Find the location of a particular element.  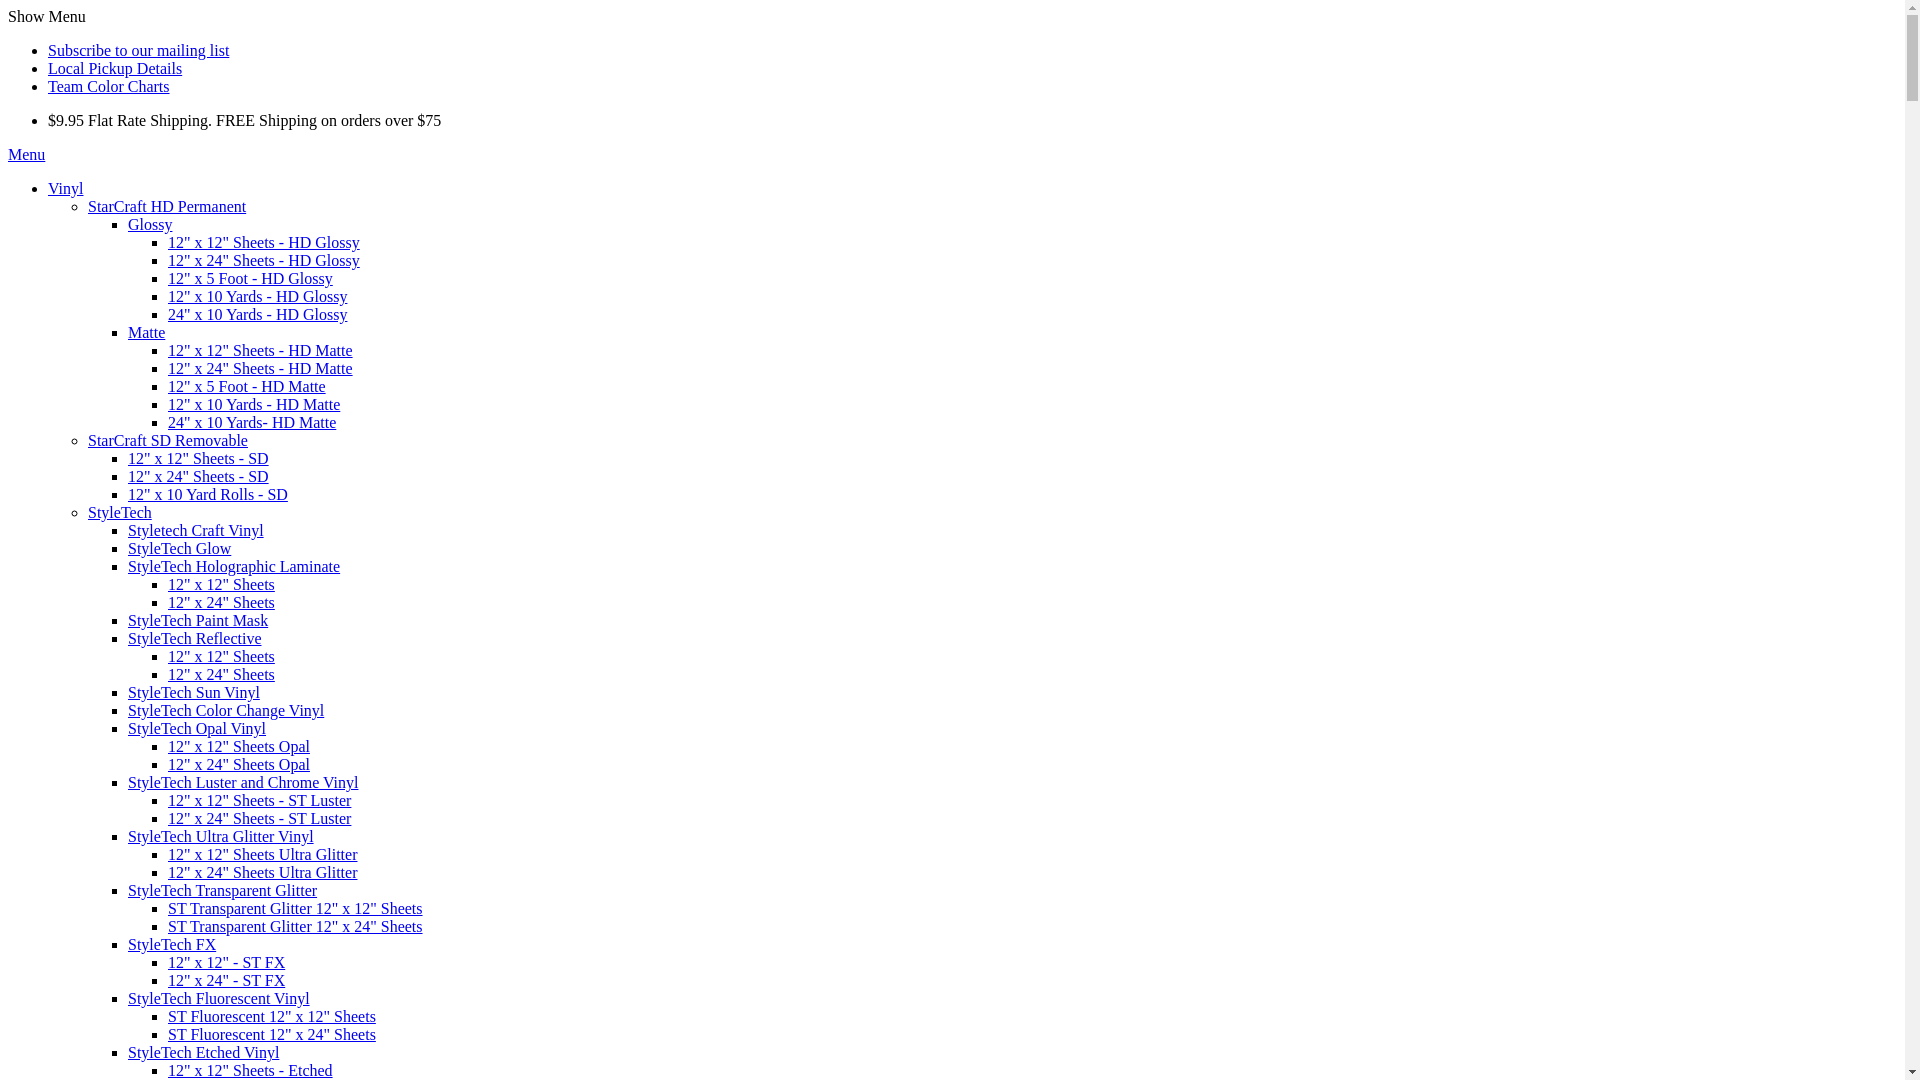

'12" x 24" Sheets Ultra Glitter' is located at coordinates (168, 871).